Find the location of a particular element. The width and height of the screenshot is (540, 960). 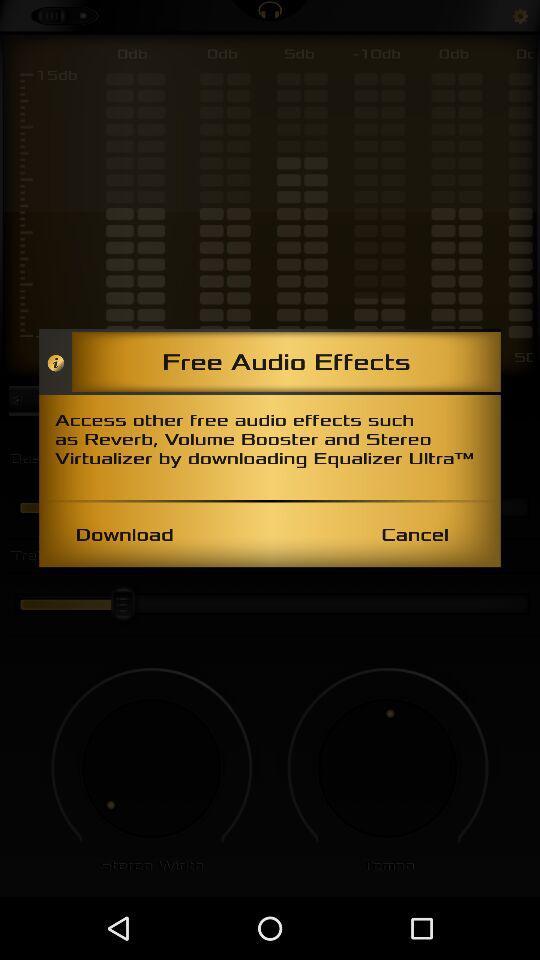

the icon next to download is located at coordinates (414, 533).